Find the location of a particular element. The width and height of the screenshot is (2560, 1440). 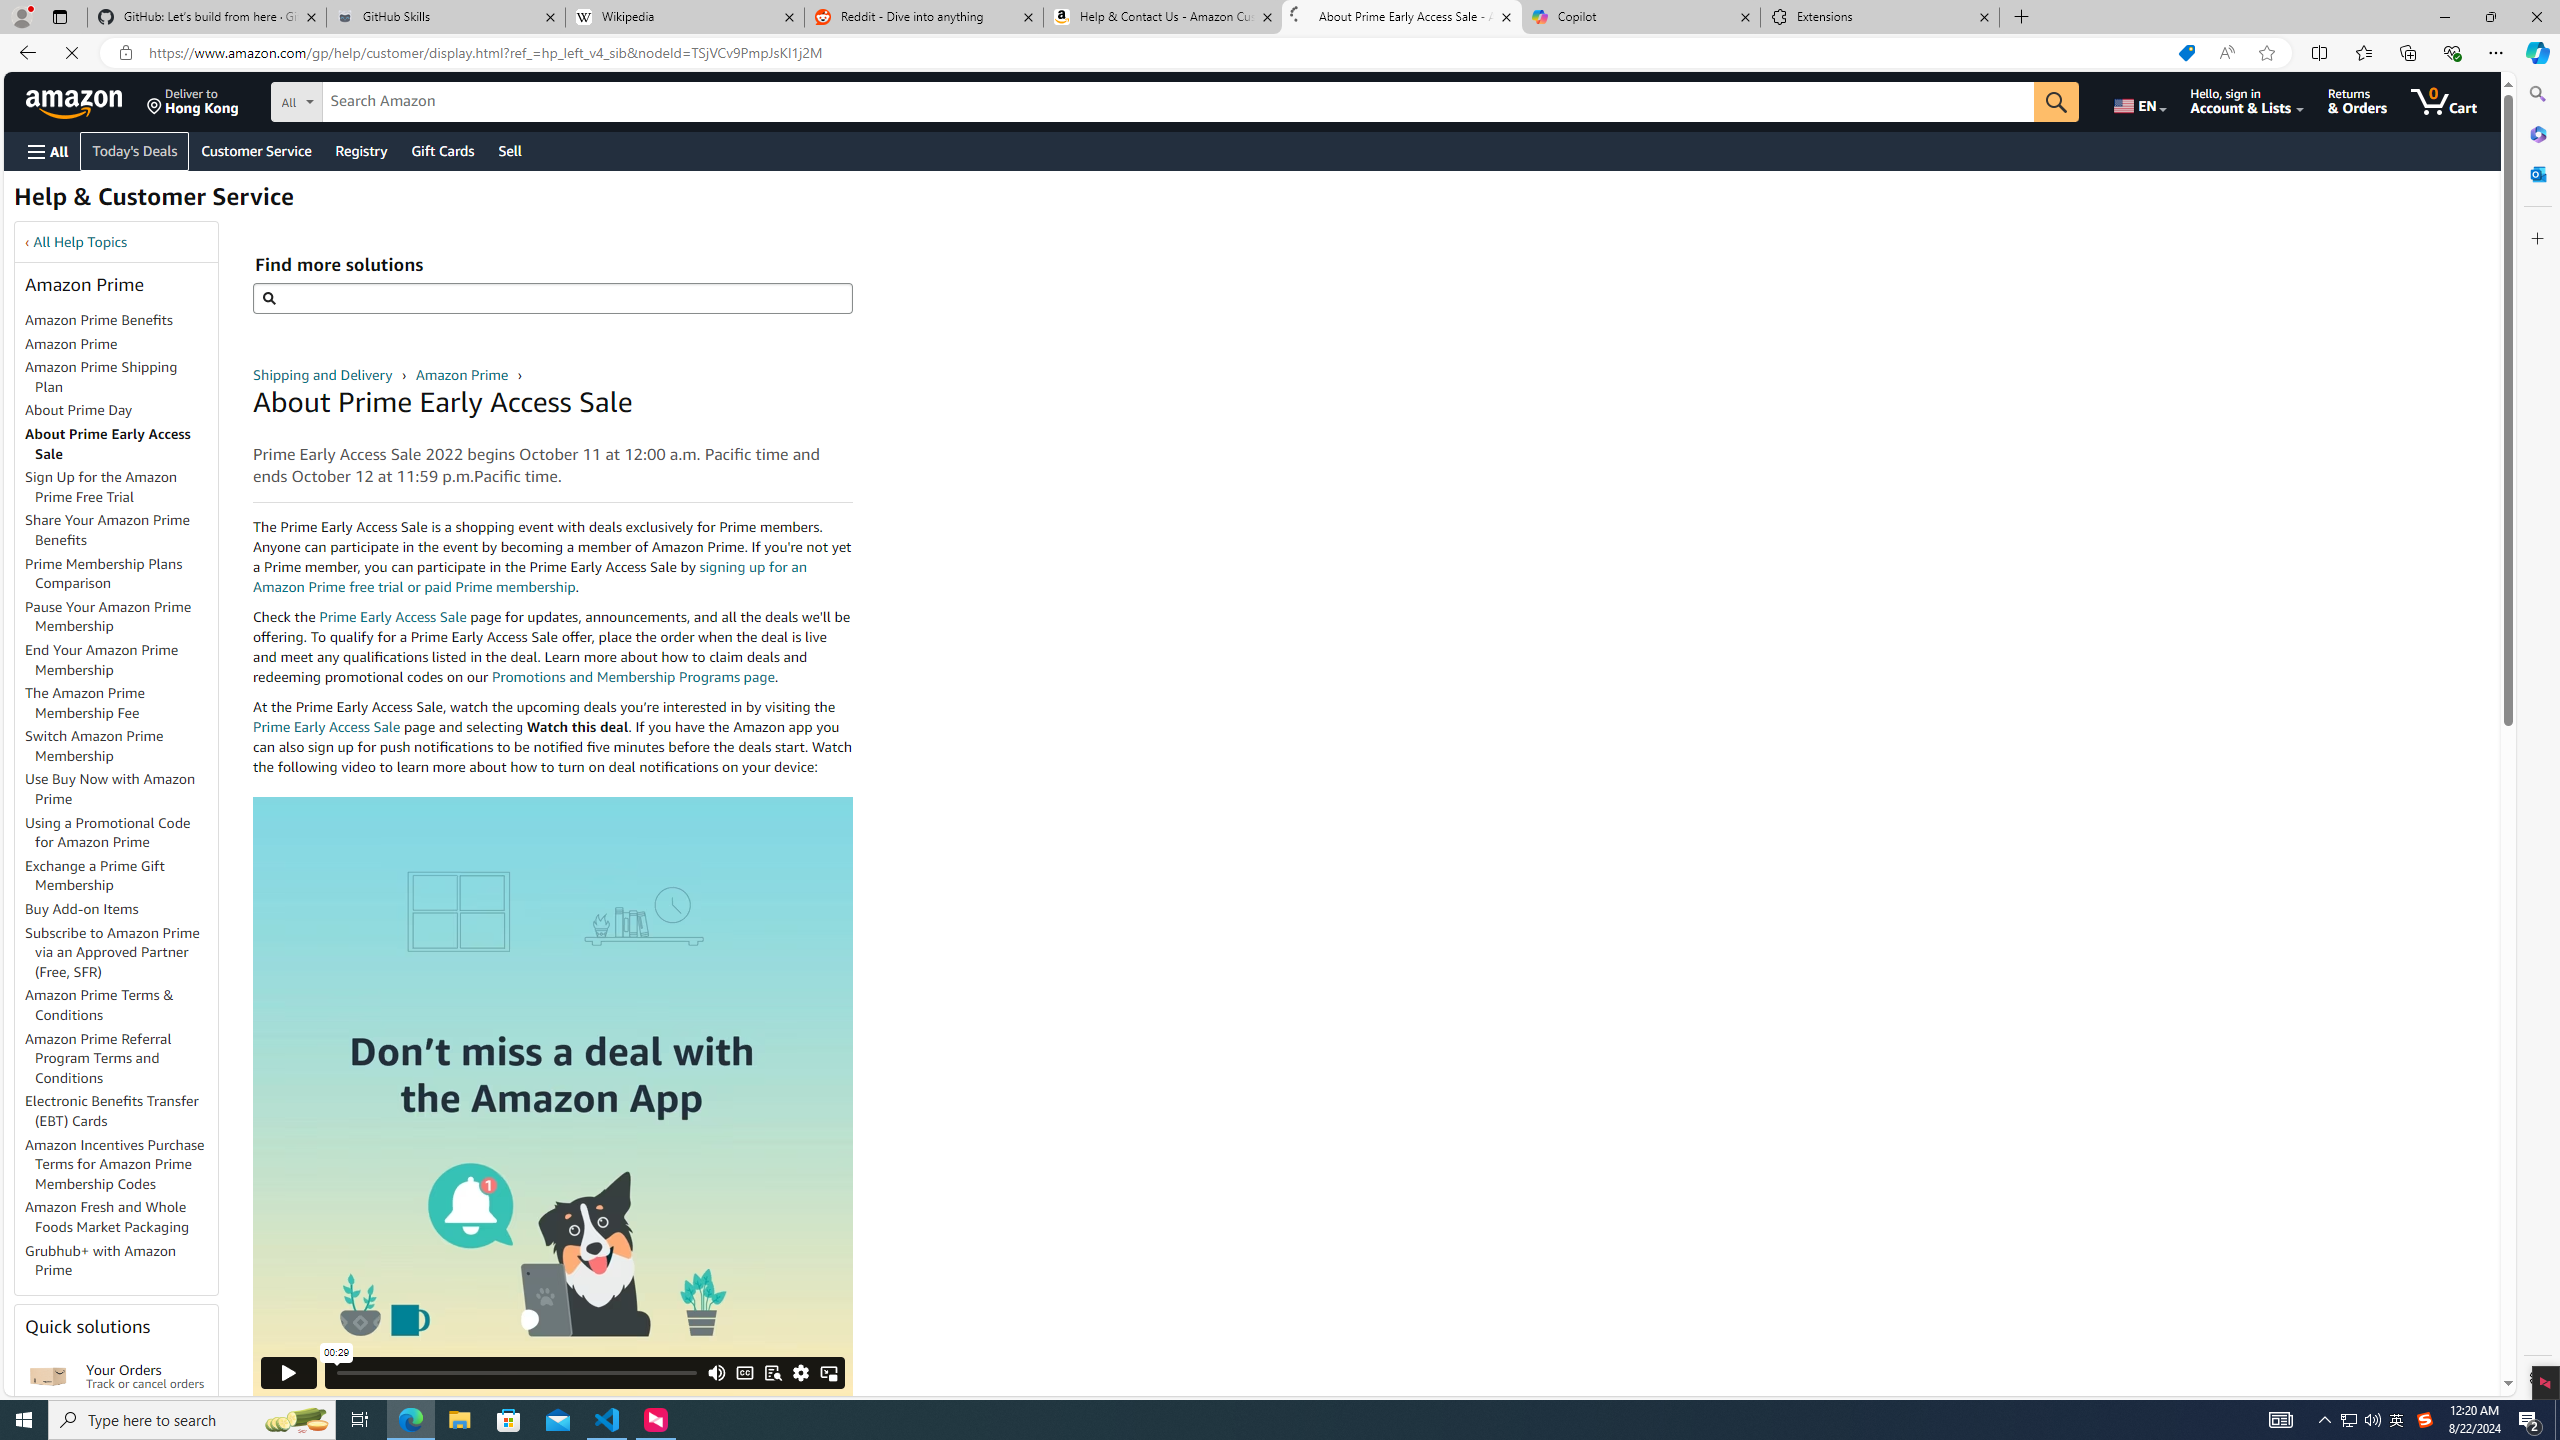

'Open Menu' is located at coordinates (46, 150).